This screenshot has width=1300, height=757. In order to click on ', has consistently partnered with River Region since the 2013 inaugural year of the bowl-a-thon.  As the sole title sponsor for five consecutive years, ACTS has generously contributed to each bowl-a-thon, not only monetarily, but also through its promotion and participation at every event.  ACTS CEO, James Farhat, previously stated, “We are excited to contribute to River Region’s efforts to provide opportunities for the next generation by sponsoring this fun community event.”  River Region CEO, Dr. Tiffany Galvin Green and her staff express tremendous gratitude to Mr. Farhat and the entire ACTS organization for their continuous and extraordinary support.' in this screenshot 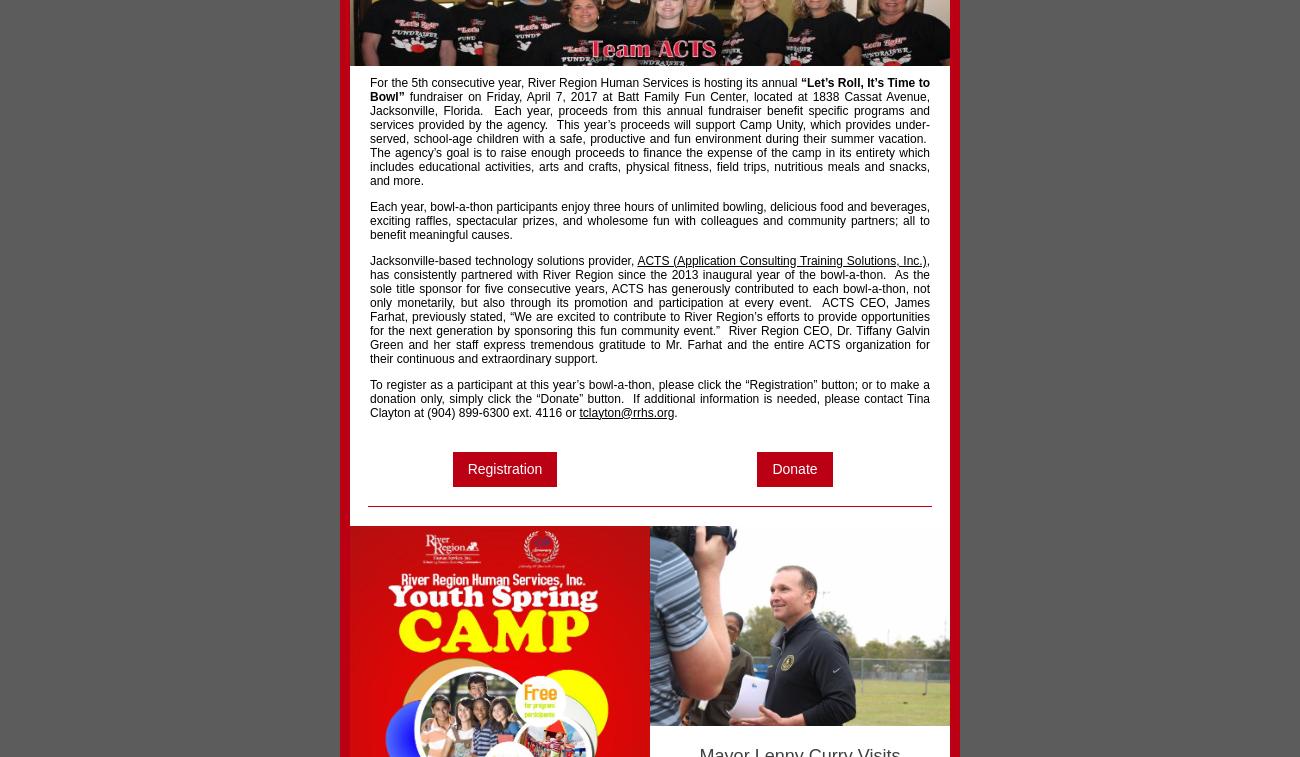, I will do `click(650, 308)`.